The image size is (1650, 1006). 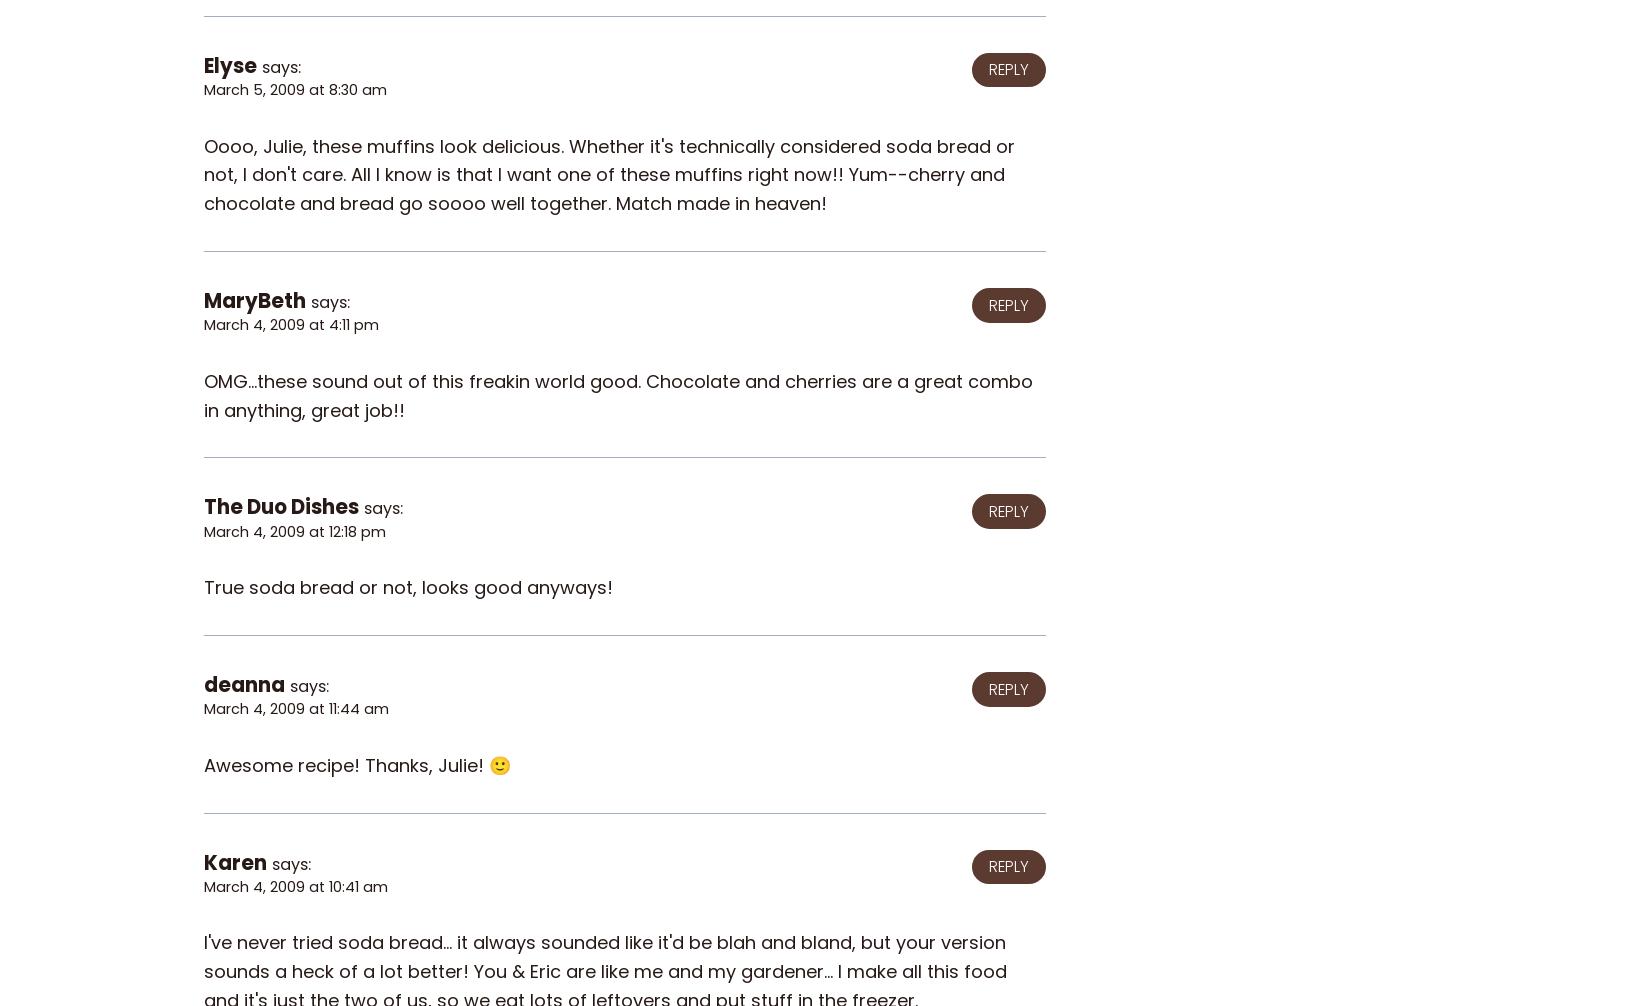 I want to click on 'The Duo Dishes', so click(x=281, y=507).